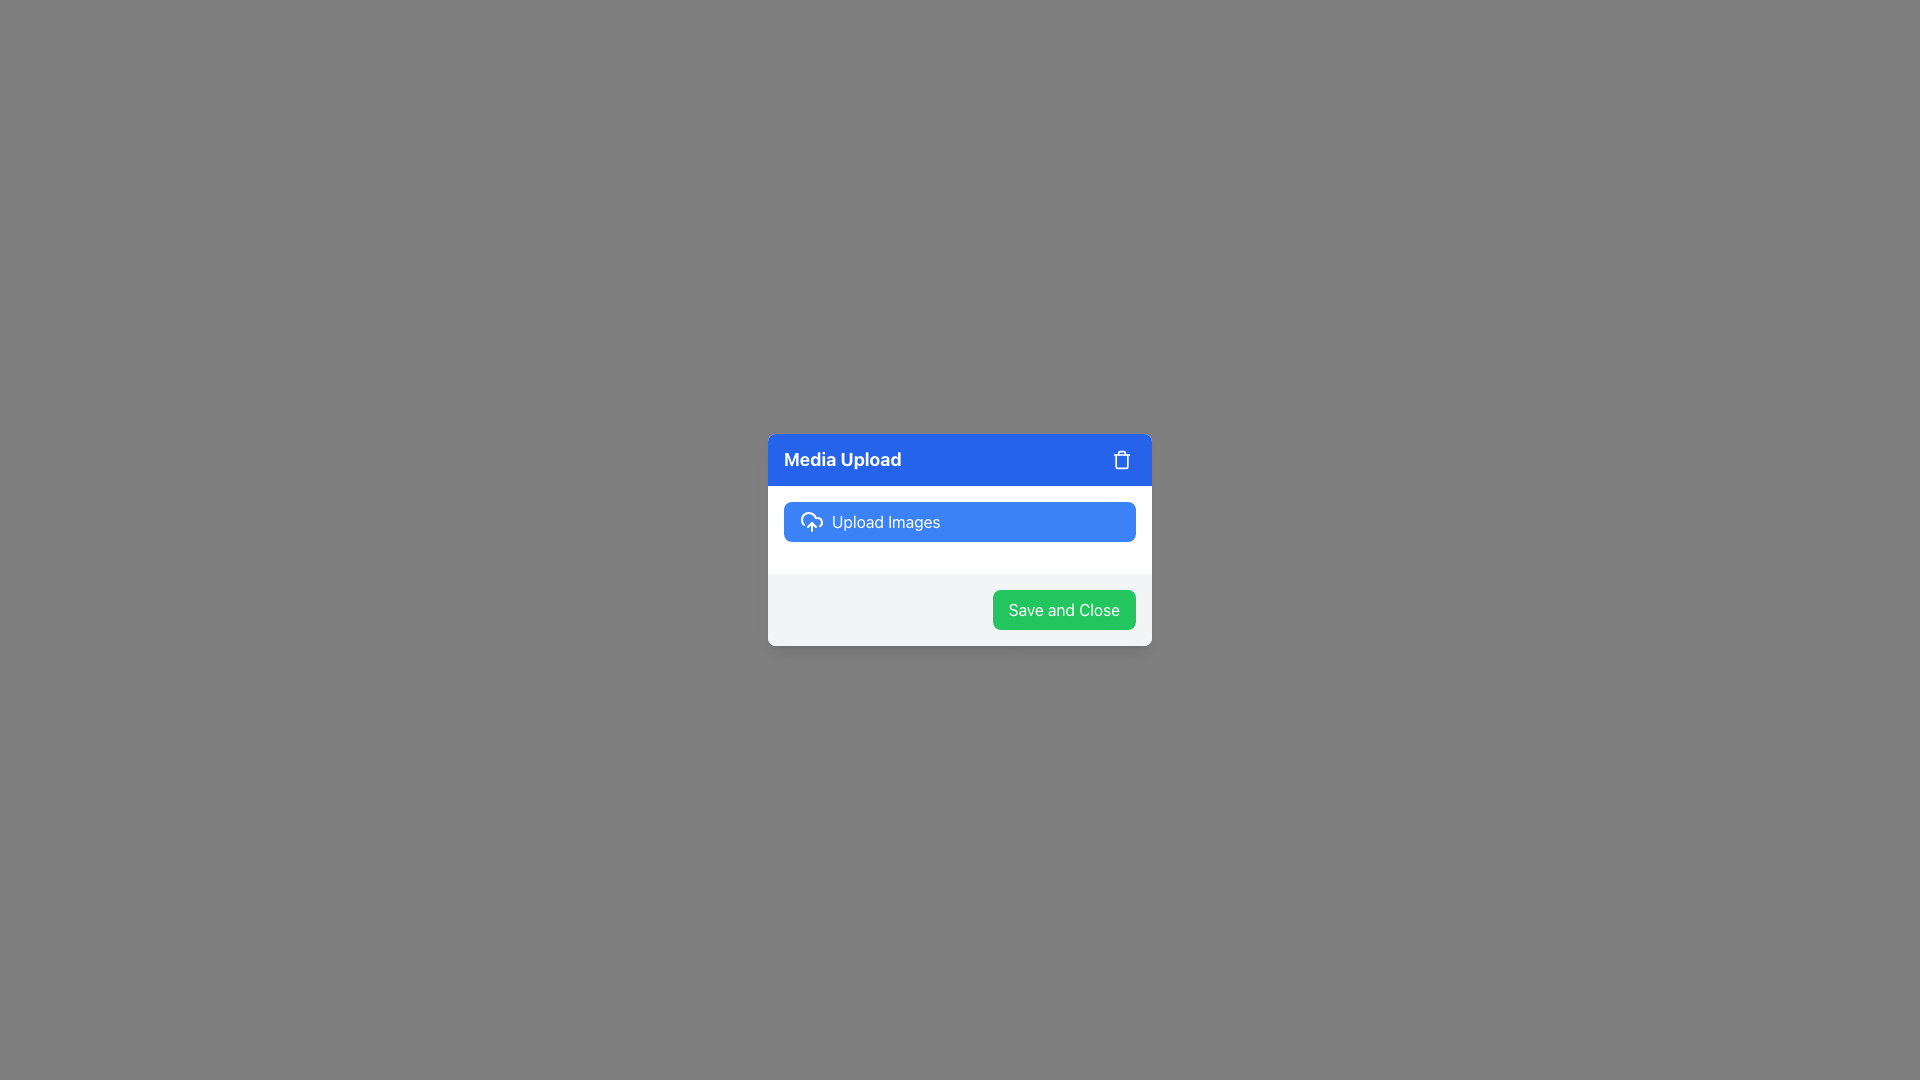 This screenshot has height=1080, width=1920. Describe the element at coordinates (1122, 459) in the screenshot. I see `the delete icon button located in the top-right corner of the 'Media Upload' dialog box` at that location.